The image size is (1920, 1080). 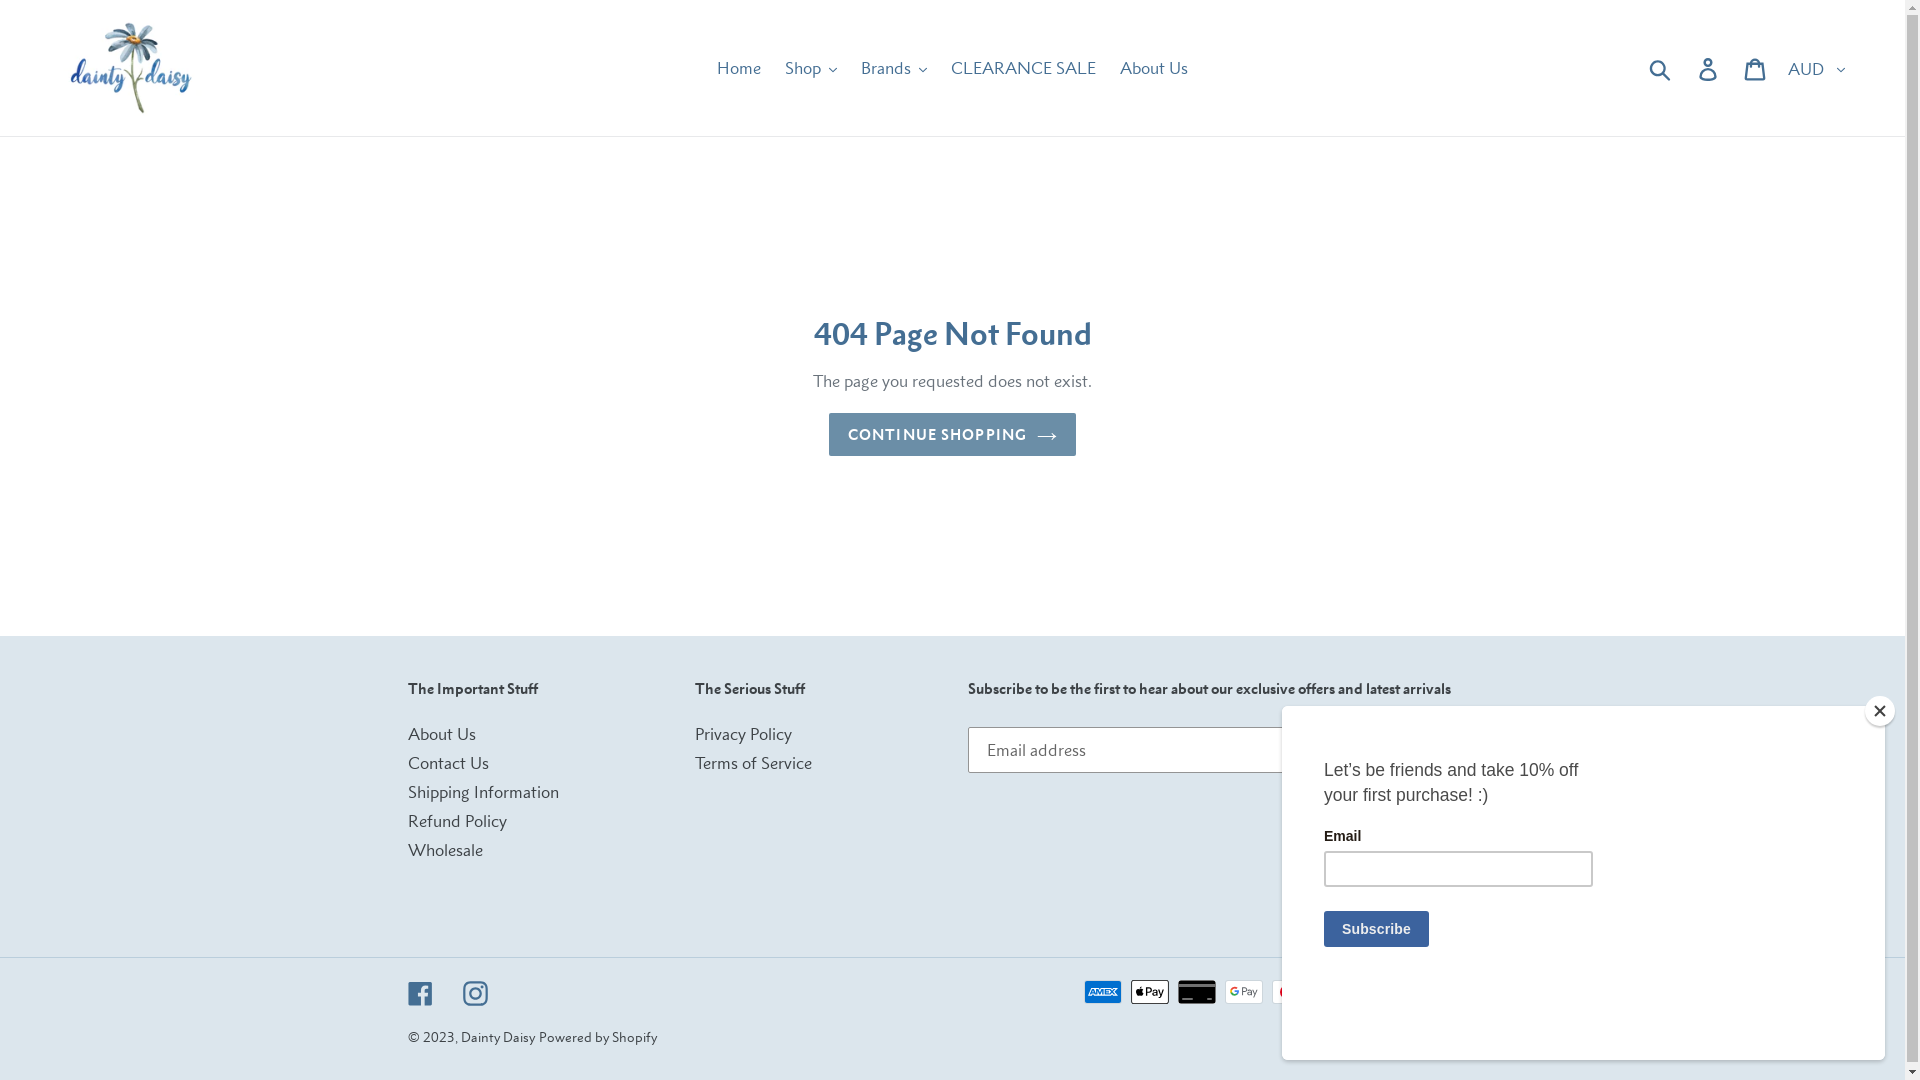 I want to click on 'Instagram', so click(x=460, y=992).